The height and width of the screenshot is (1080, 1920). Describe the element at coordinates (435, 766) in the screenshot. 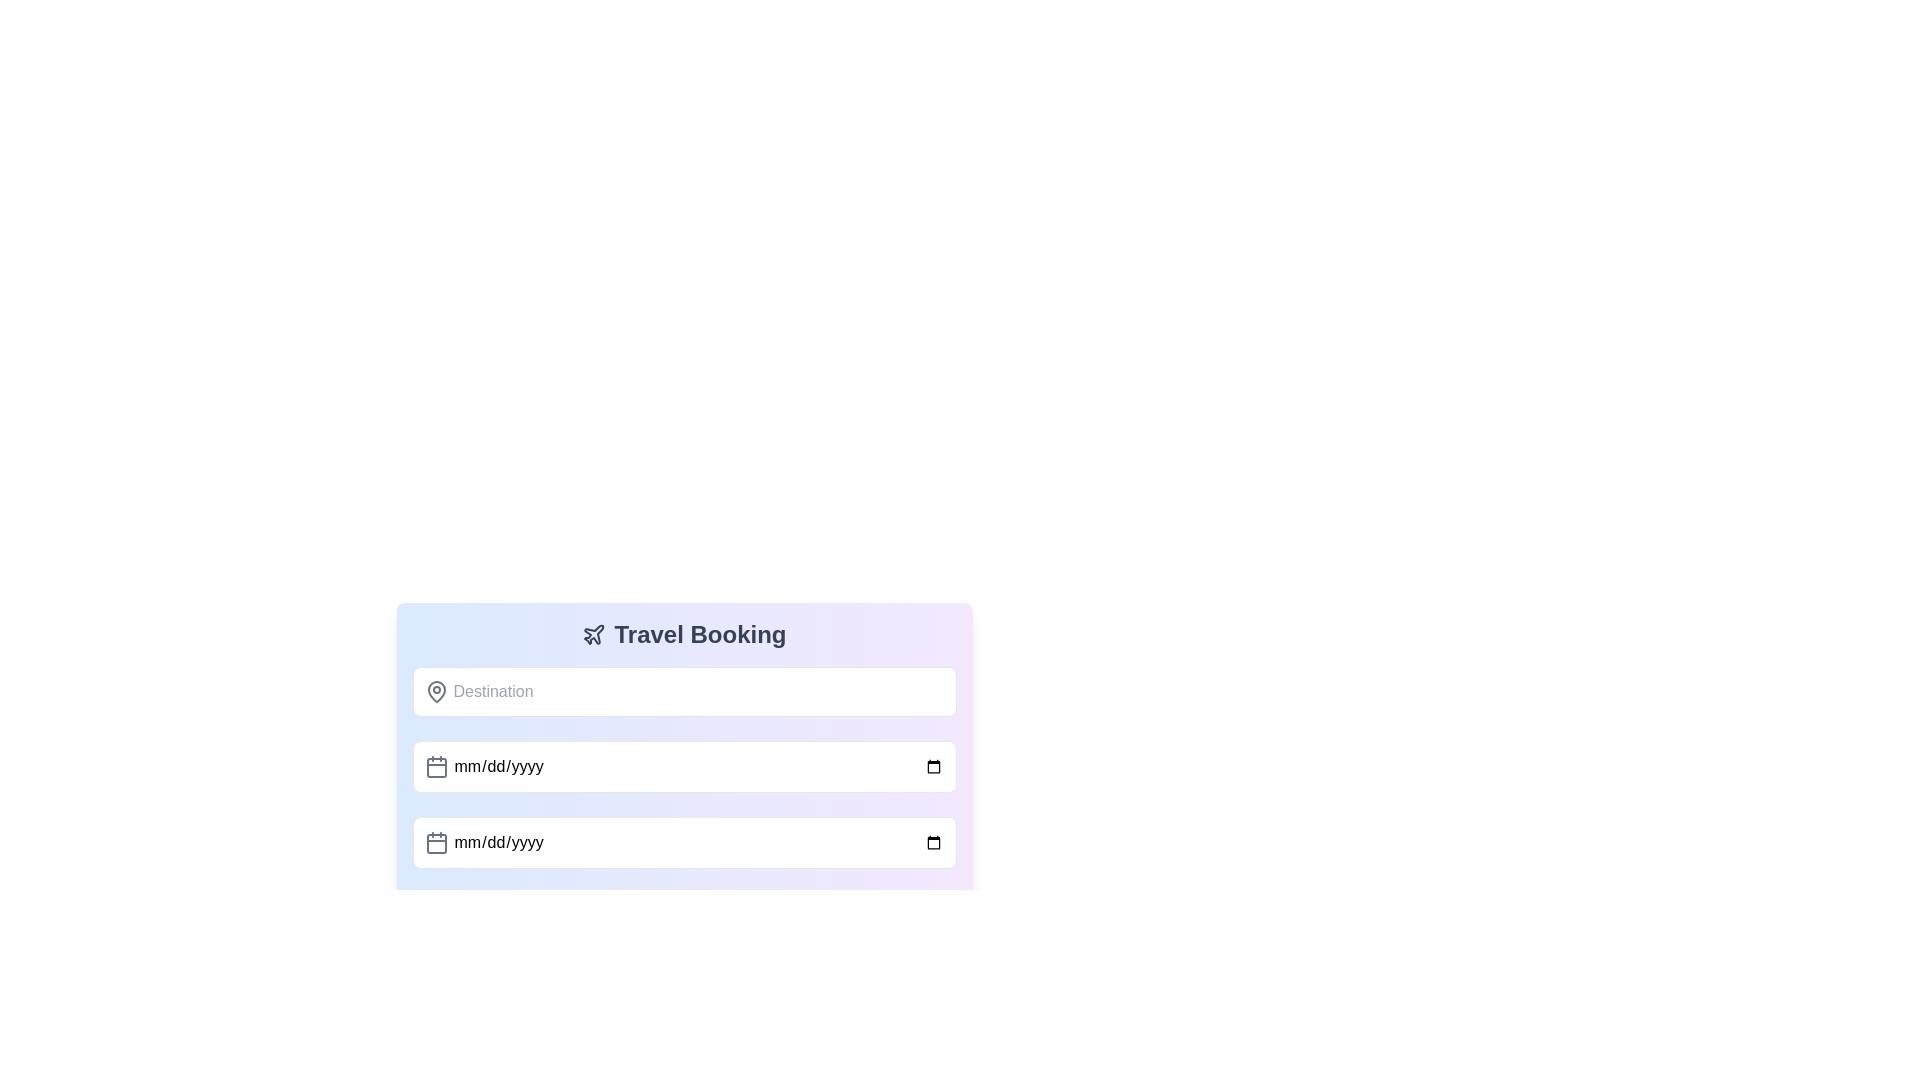

I see `the calendar icon, which is a simplistic rectangular design with rounded corners` at that location.